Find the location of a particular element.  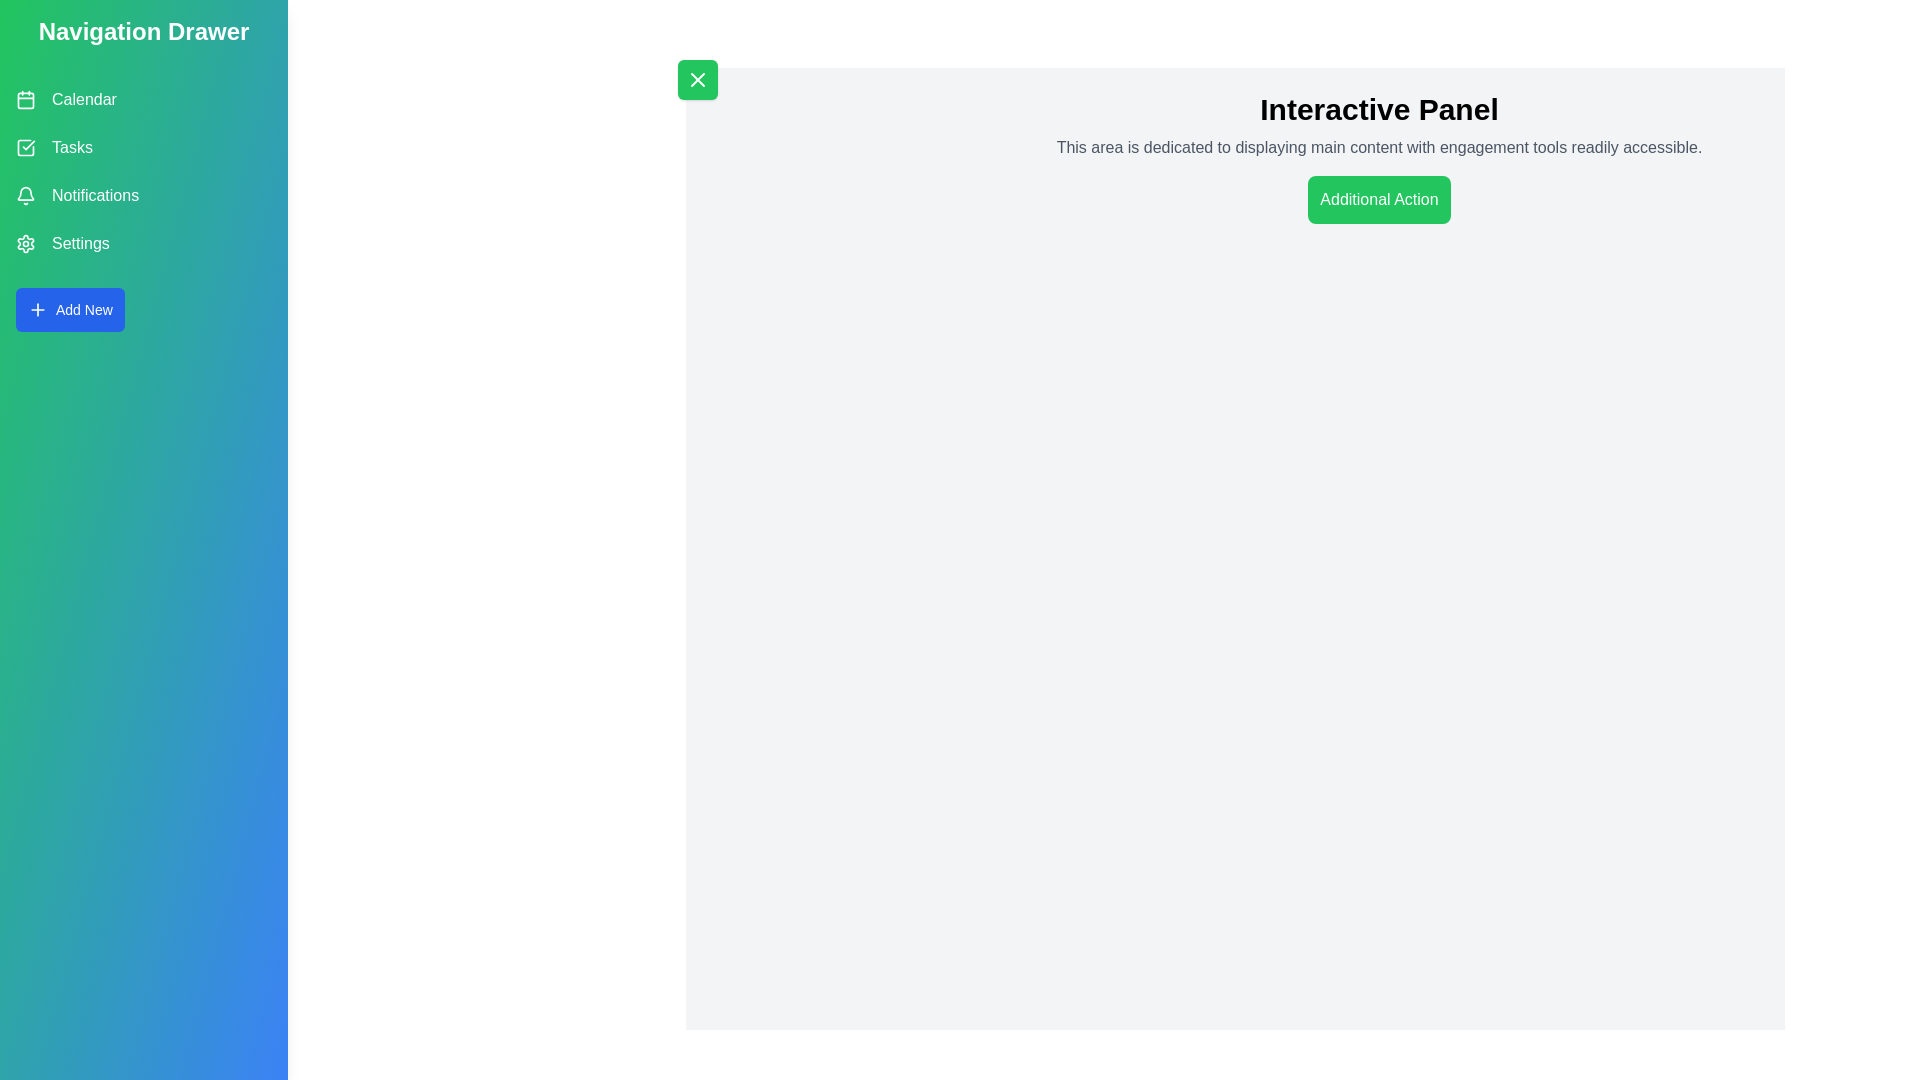

the small green button with a white 'X' icon located in the upper right corner of the interactive panel is located at coordinates (697, 79).